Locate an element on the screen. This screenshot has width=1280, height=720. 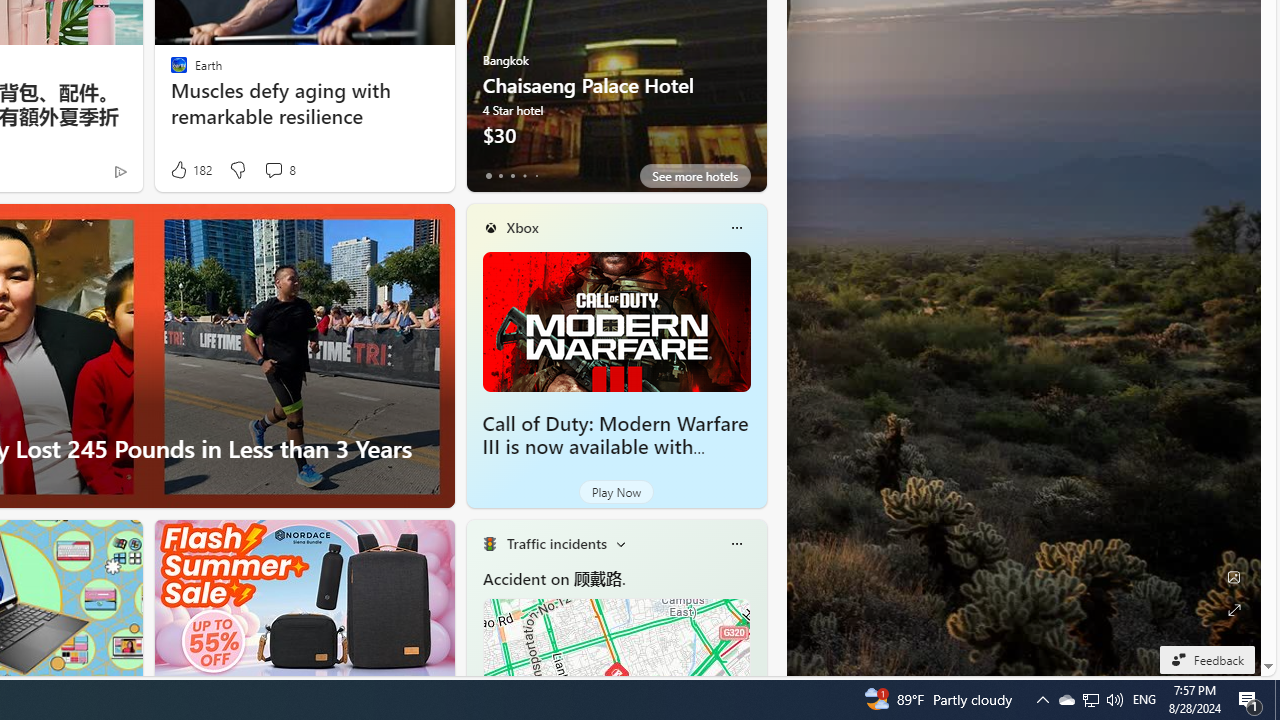
'Play Now' is located at coordinates (615, 492).